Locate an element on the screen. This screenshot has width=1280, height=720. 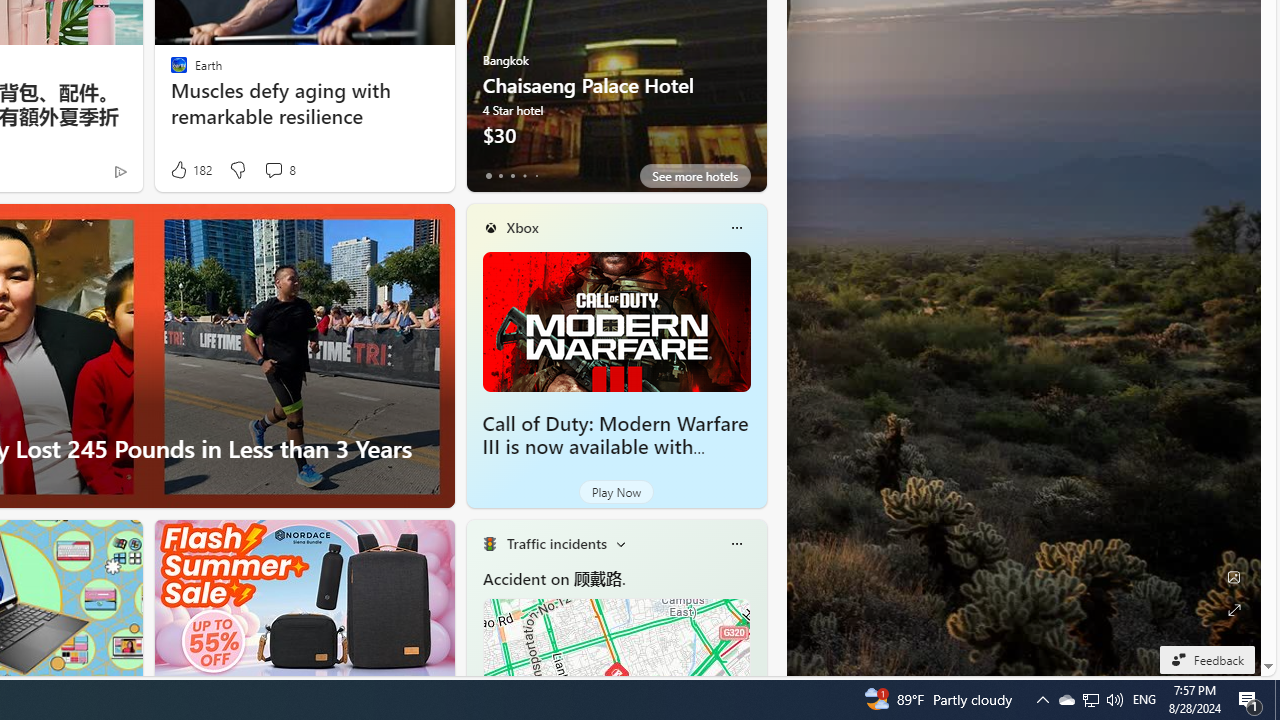
'Play Now' is located at coordinates (615, 492).